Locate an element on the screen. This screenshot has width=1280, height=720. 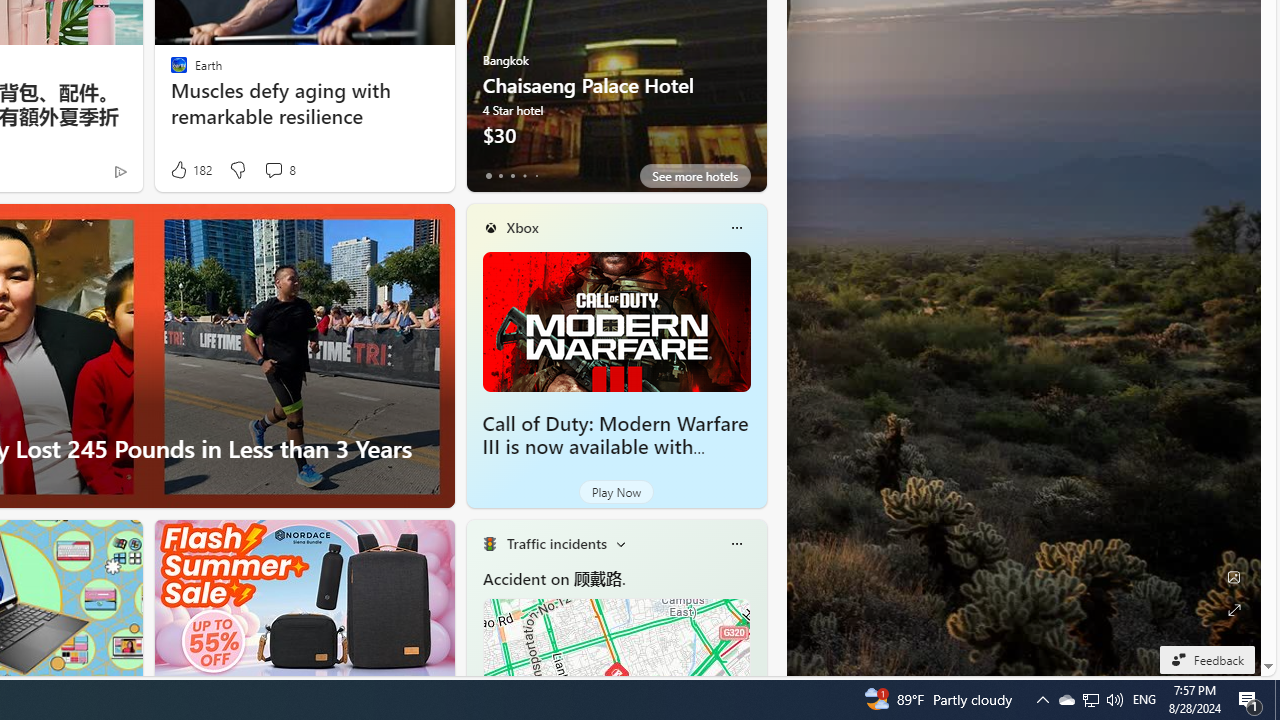
'Play Now' is located at coordinates (615, 492).